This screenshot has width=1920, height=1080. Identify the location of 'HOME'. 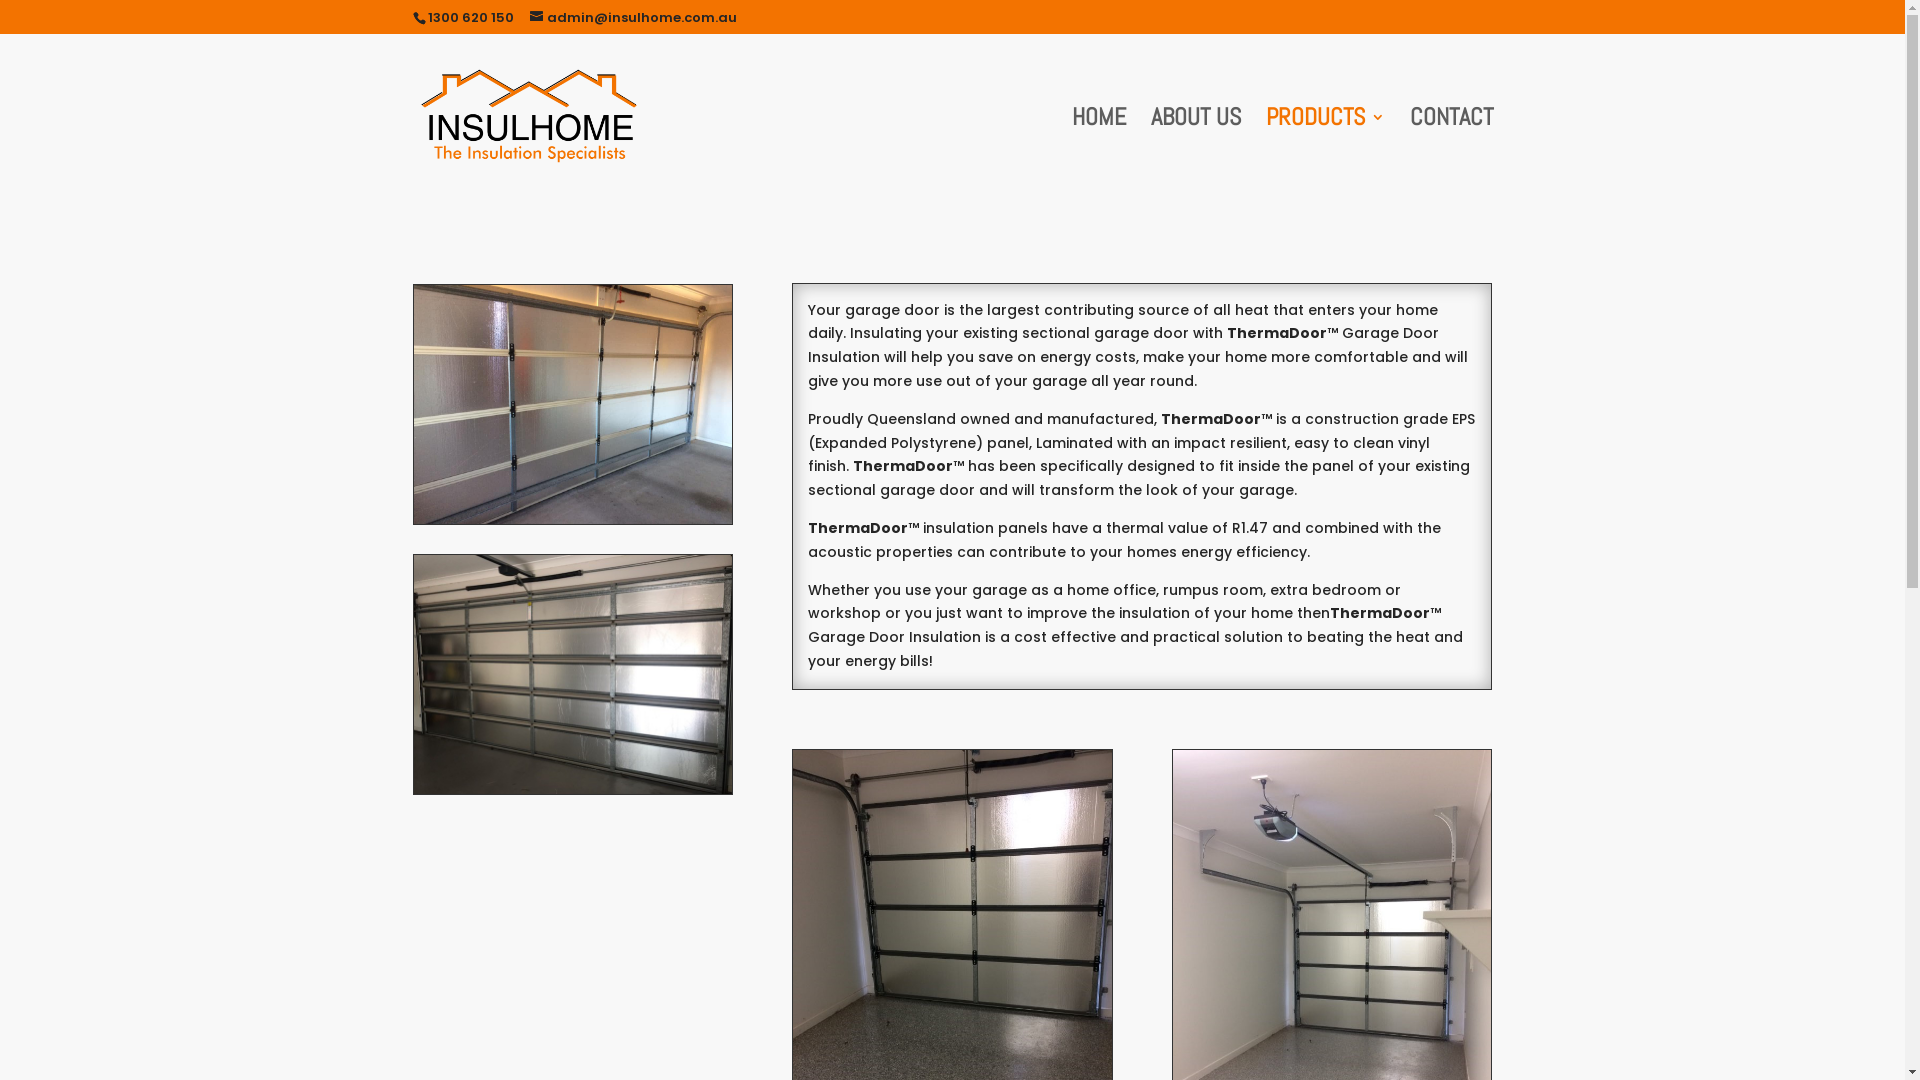
(1098, 153).